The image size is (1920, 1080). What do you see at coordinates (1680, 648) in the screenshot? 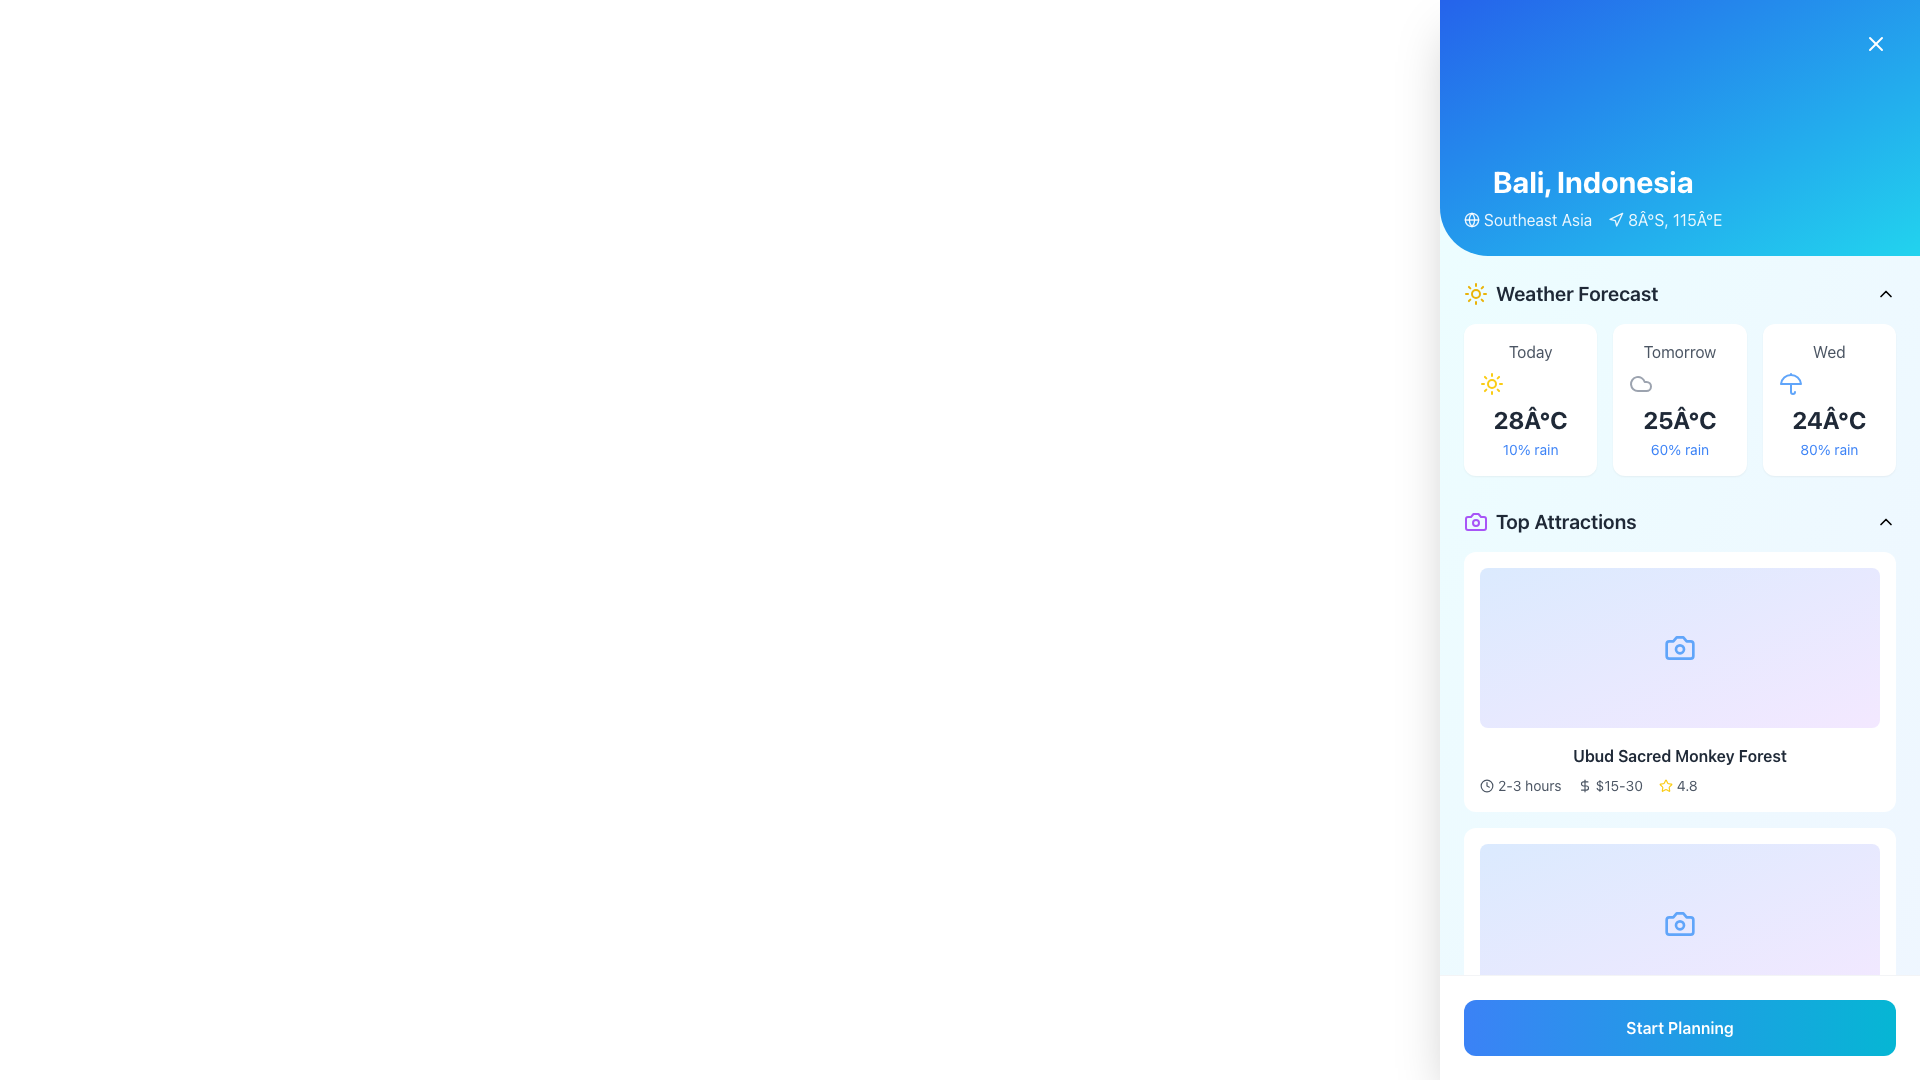
I see `the first camera icon in the 'Top Attractions' section, located below the 'Weather Forecast' section` at bounding box center [1680, 648].